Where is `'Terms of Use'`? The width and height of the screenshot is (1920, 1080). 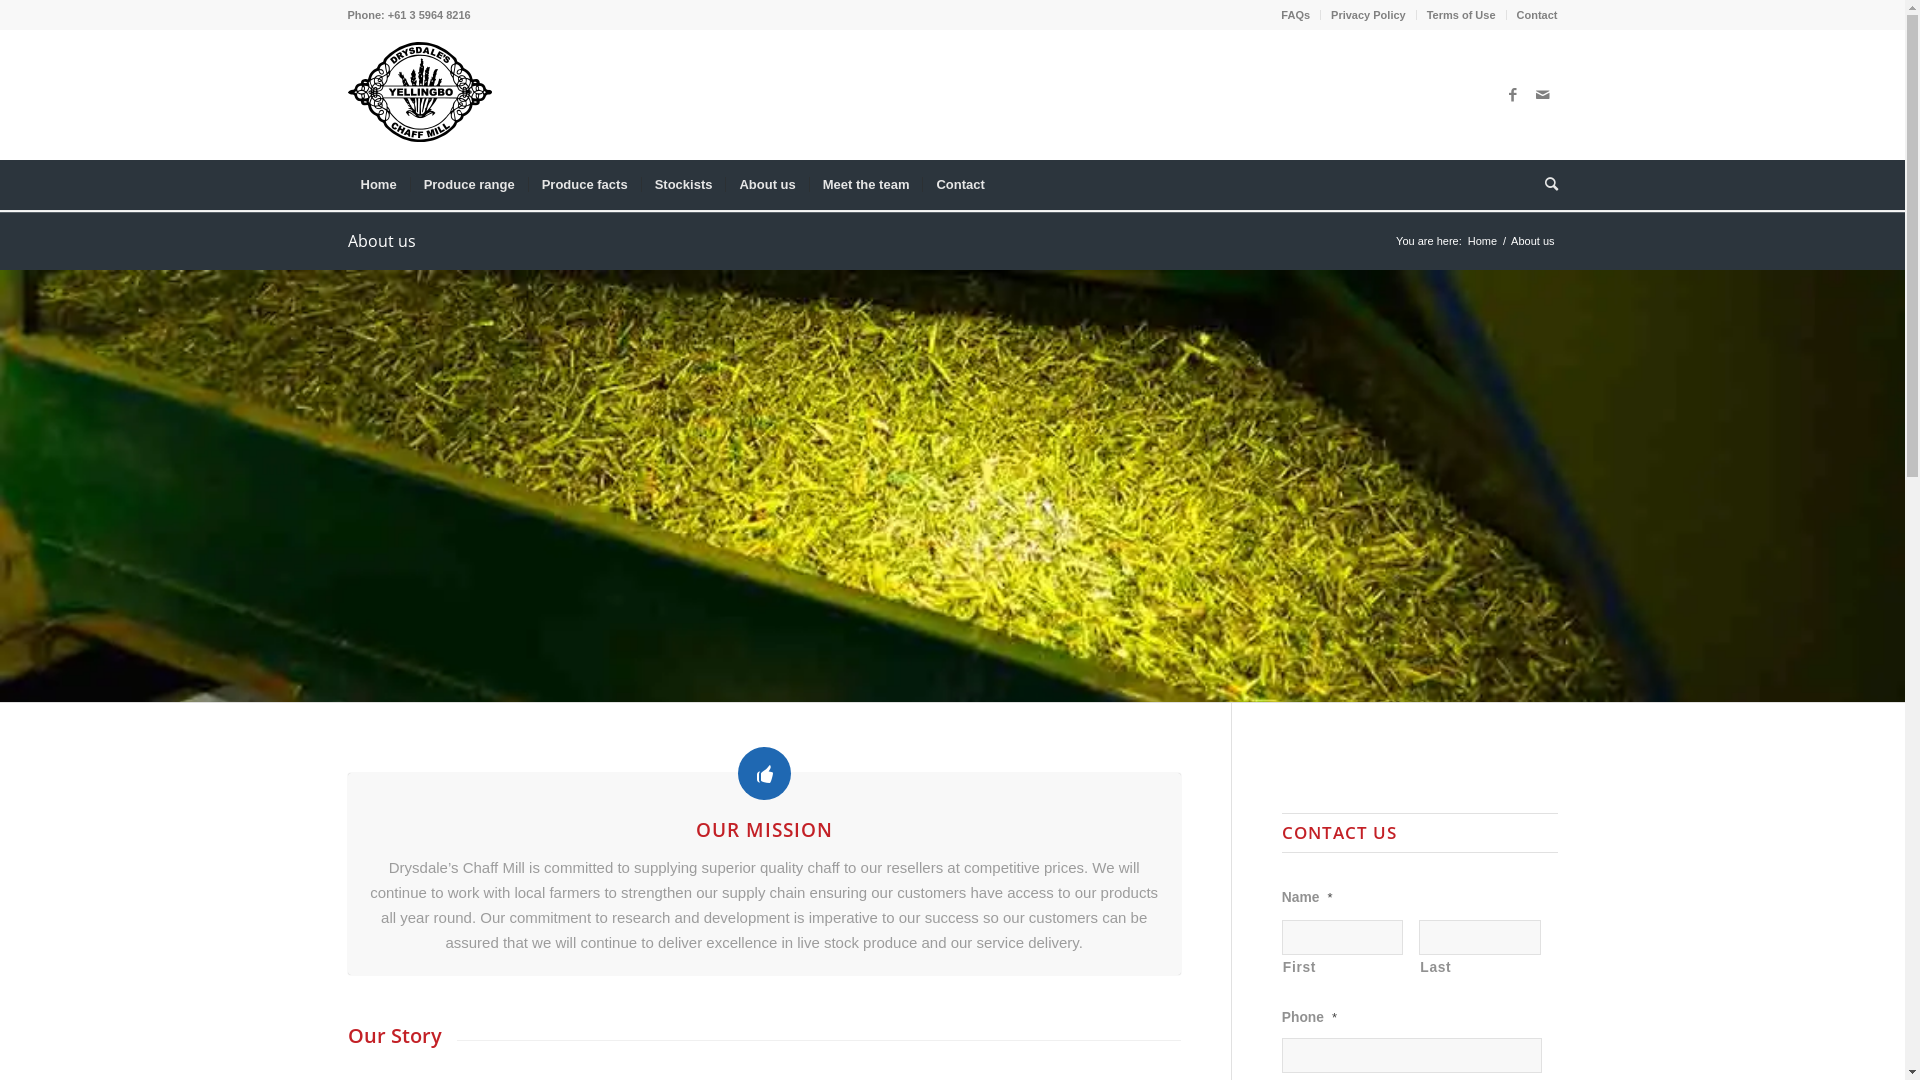 'Terms of Use' is located at coordinates (1425, 15).